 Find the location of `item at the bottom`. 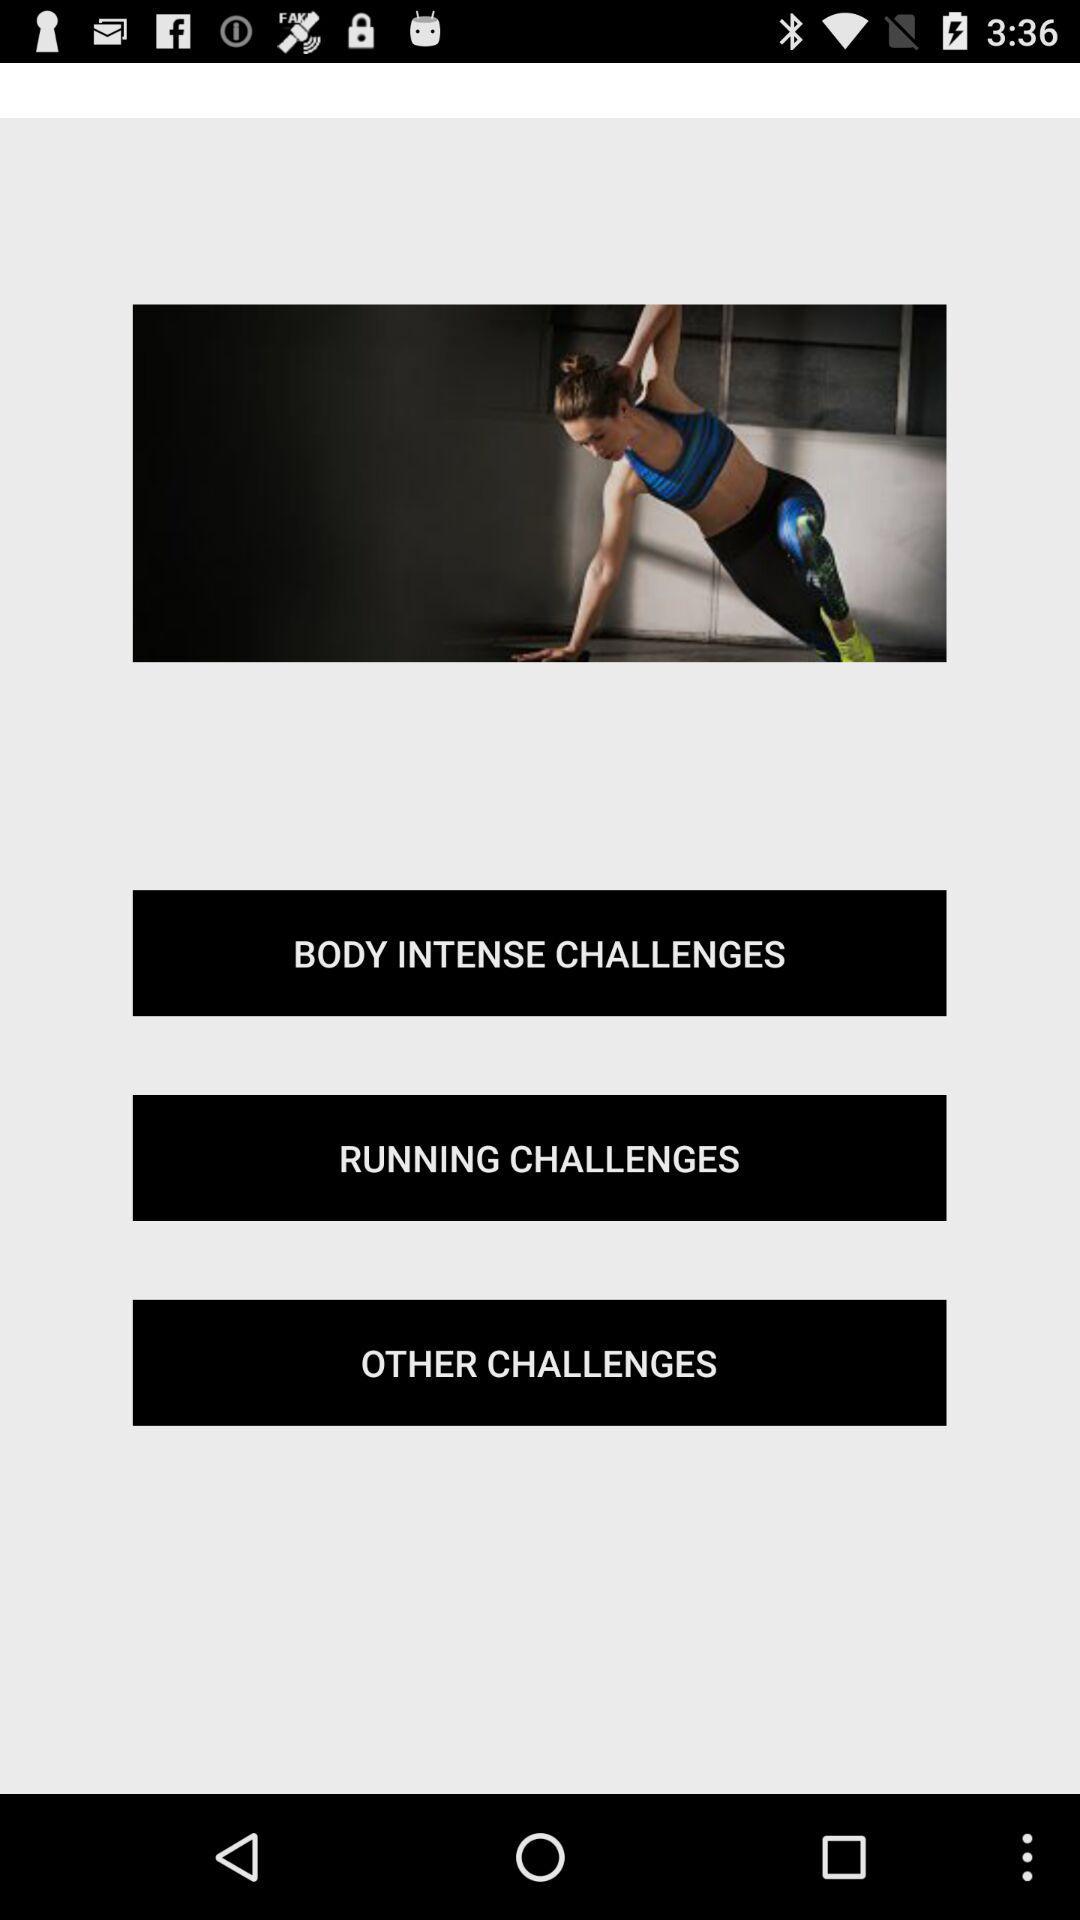

item at the bottom is located at coordinates (538, 1361).